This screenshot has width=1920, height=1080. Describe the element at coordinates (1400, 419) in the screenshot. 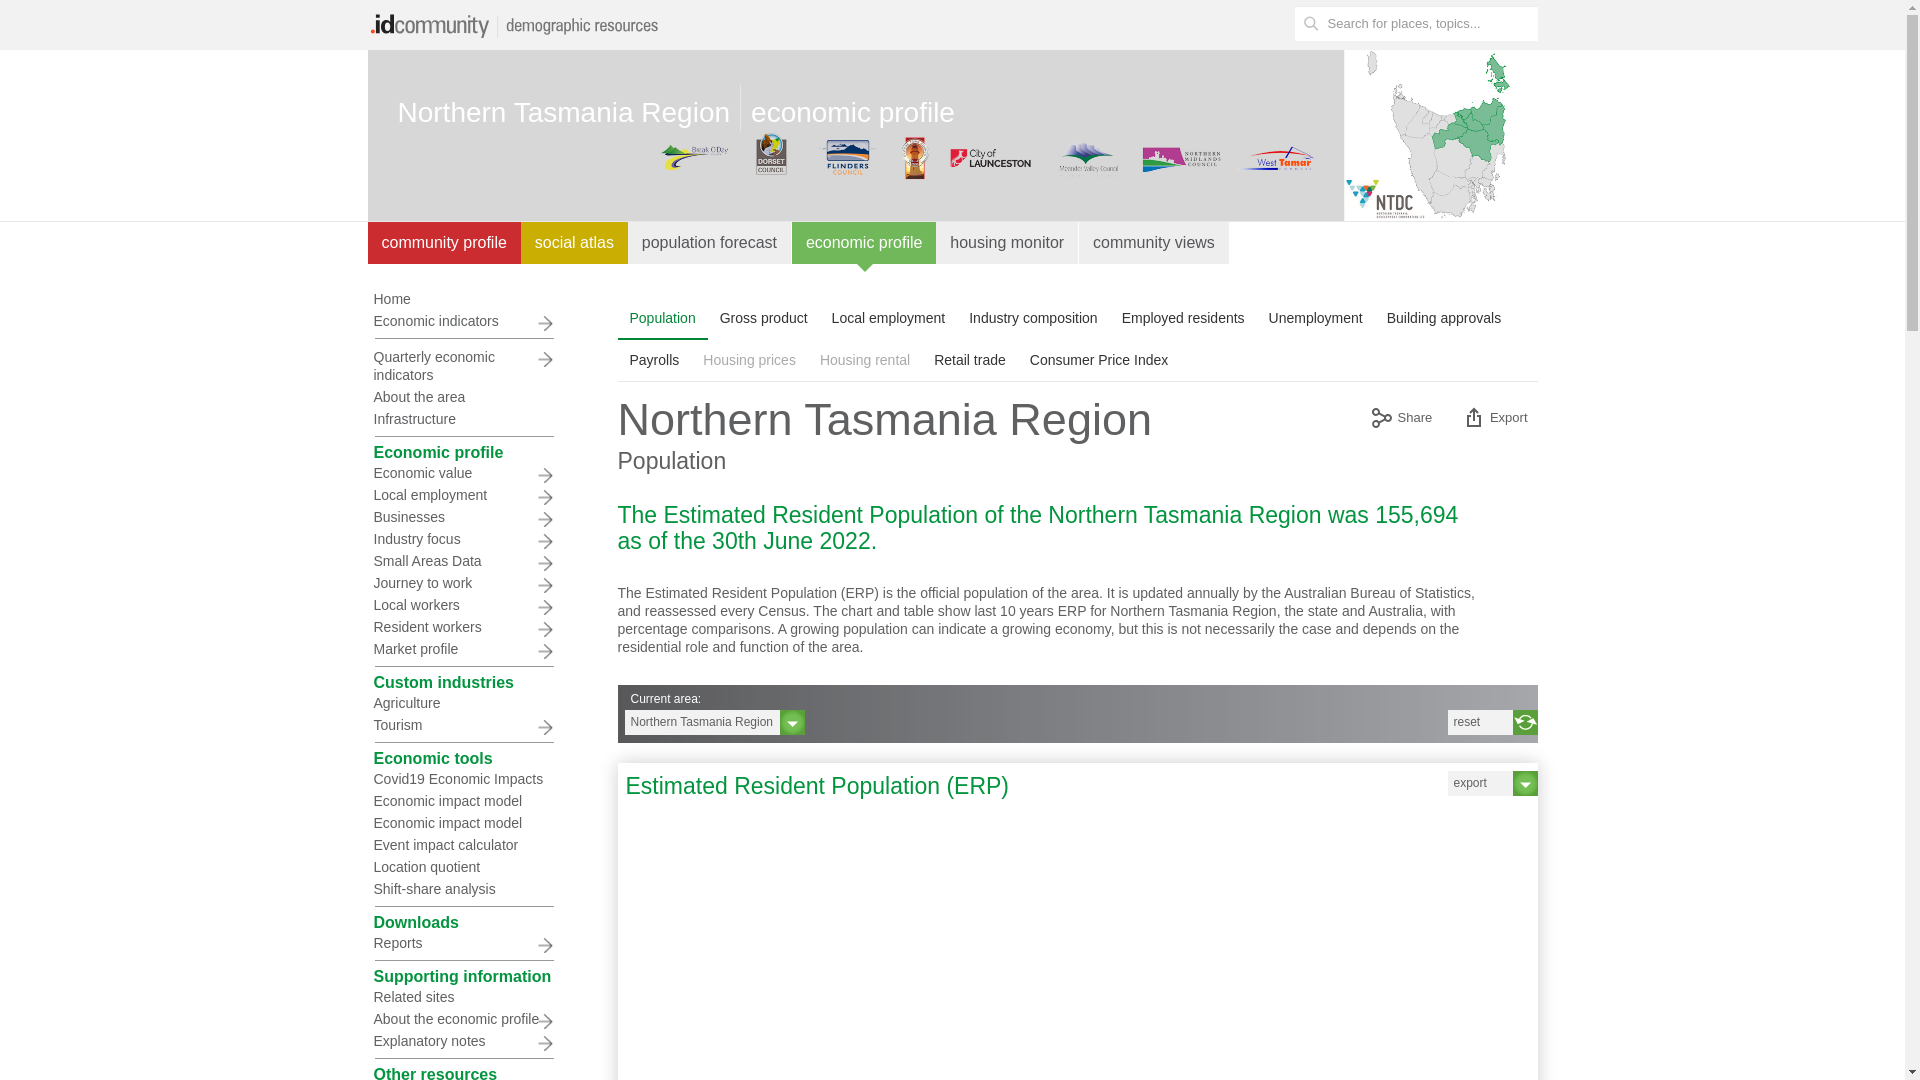

I see `'Share'` at that location.